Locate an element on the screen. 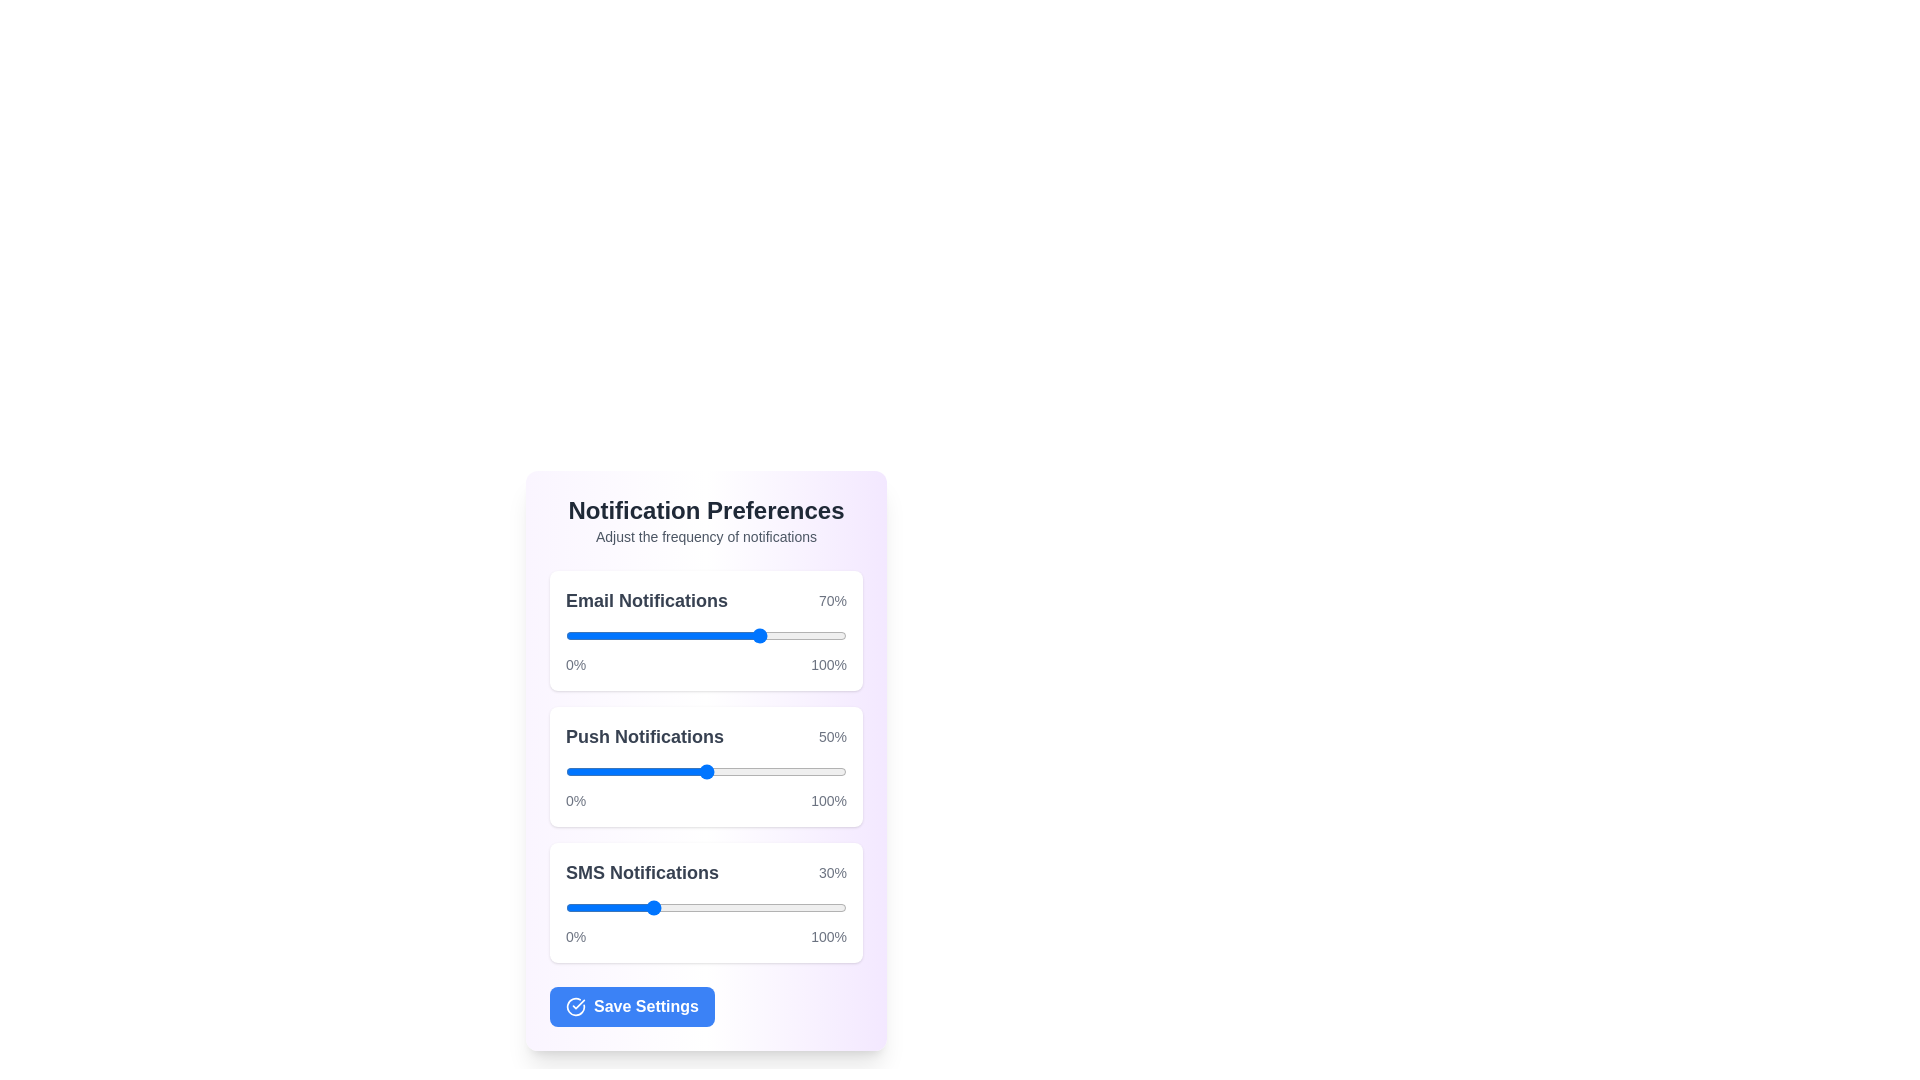  the SMS Notifications slider is located at coordinates (772, 907).